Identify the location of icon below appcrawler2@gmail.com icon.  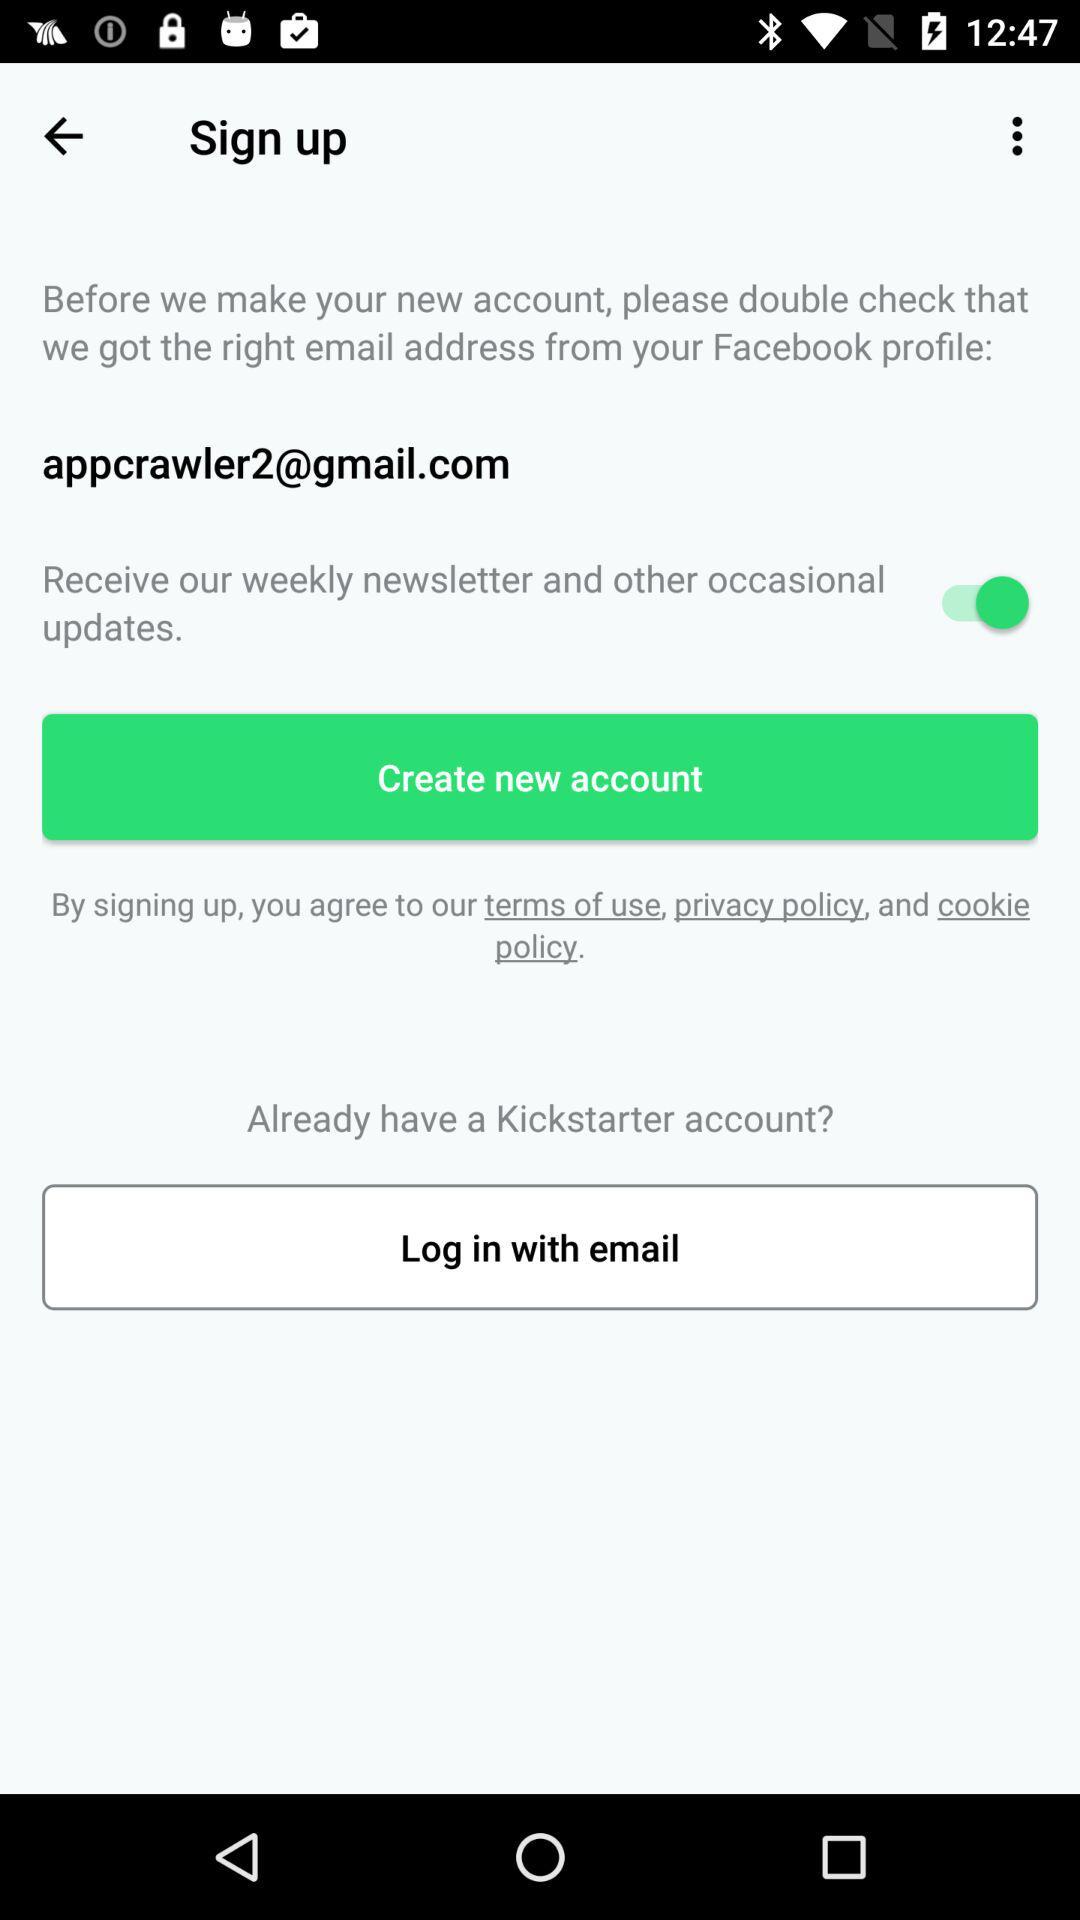
(540, 601).